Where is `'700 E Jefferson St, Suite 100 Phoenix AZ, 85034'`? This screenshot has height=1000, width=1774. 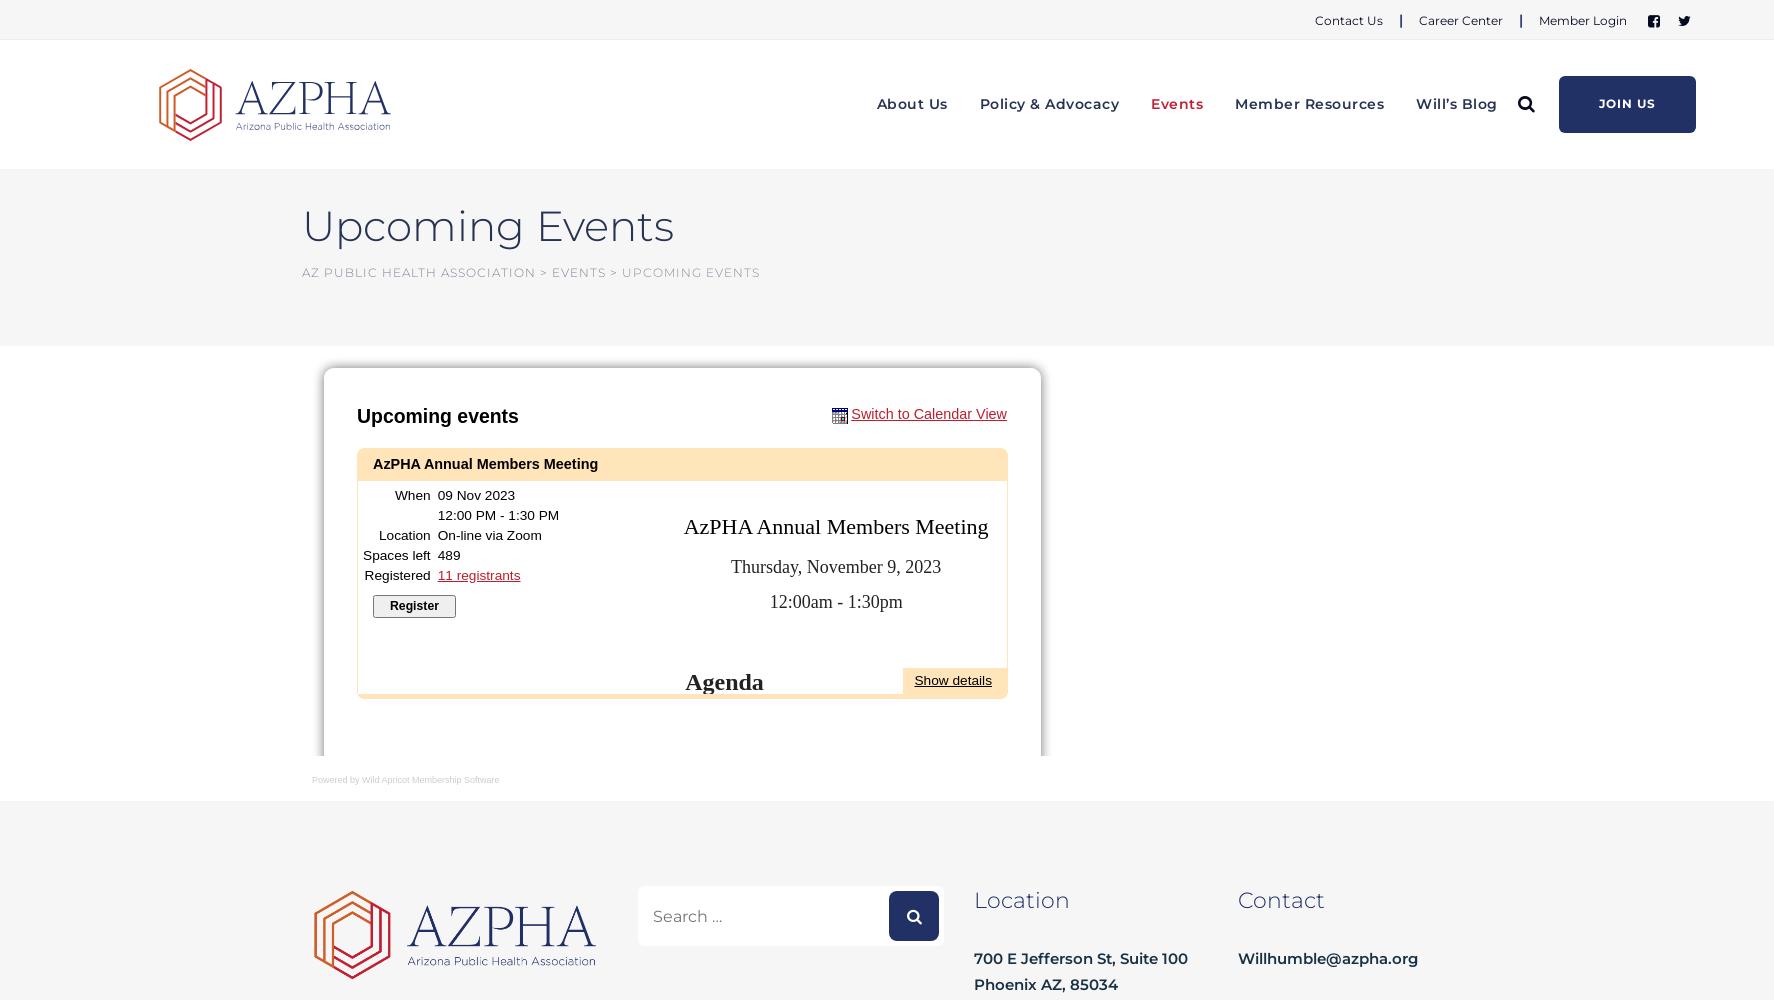
'700 E Jefferson St, Suite 100 Phoenix AZ, 85034' is located at coordinates (1080, 970).